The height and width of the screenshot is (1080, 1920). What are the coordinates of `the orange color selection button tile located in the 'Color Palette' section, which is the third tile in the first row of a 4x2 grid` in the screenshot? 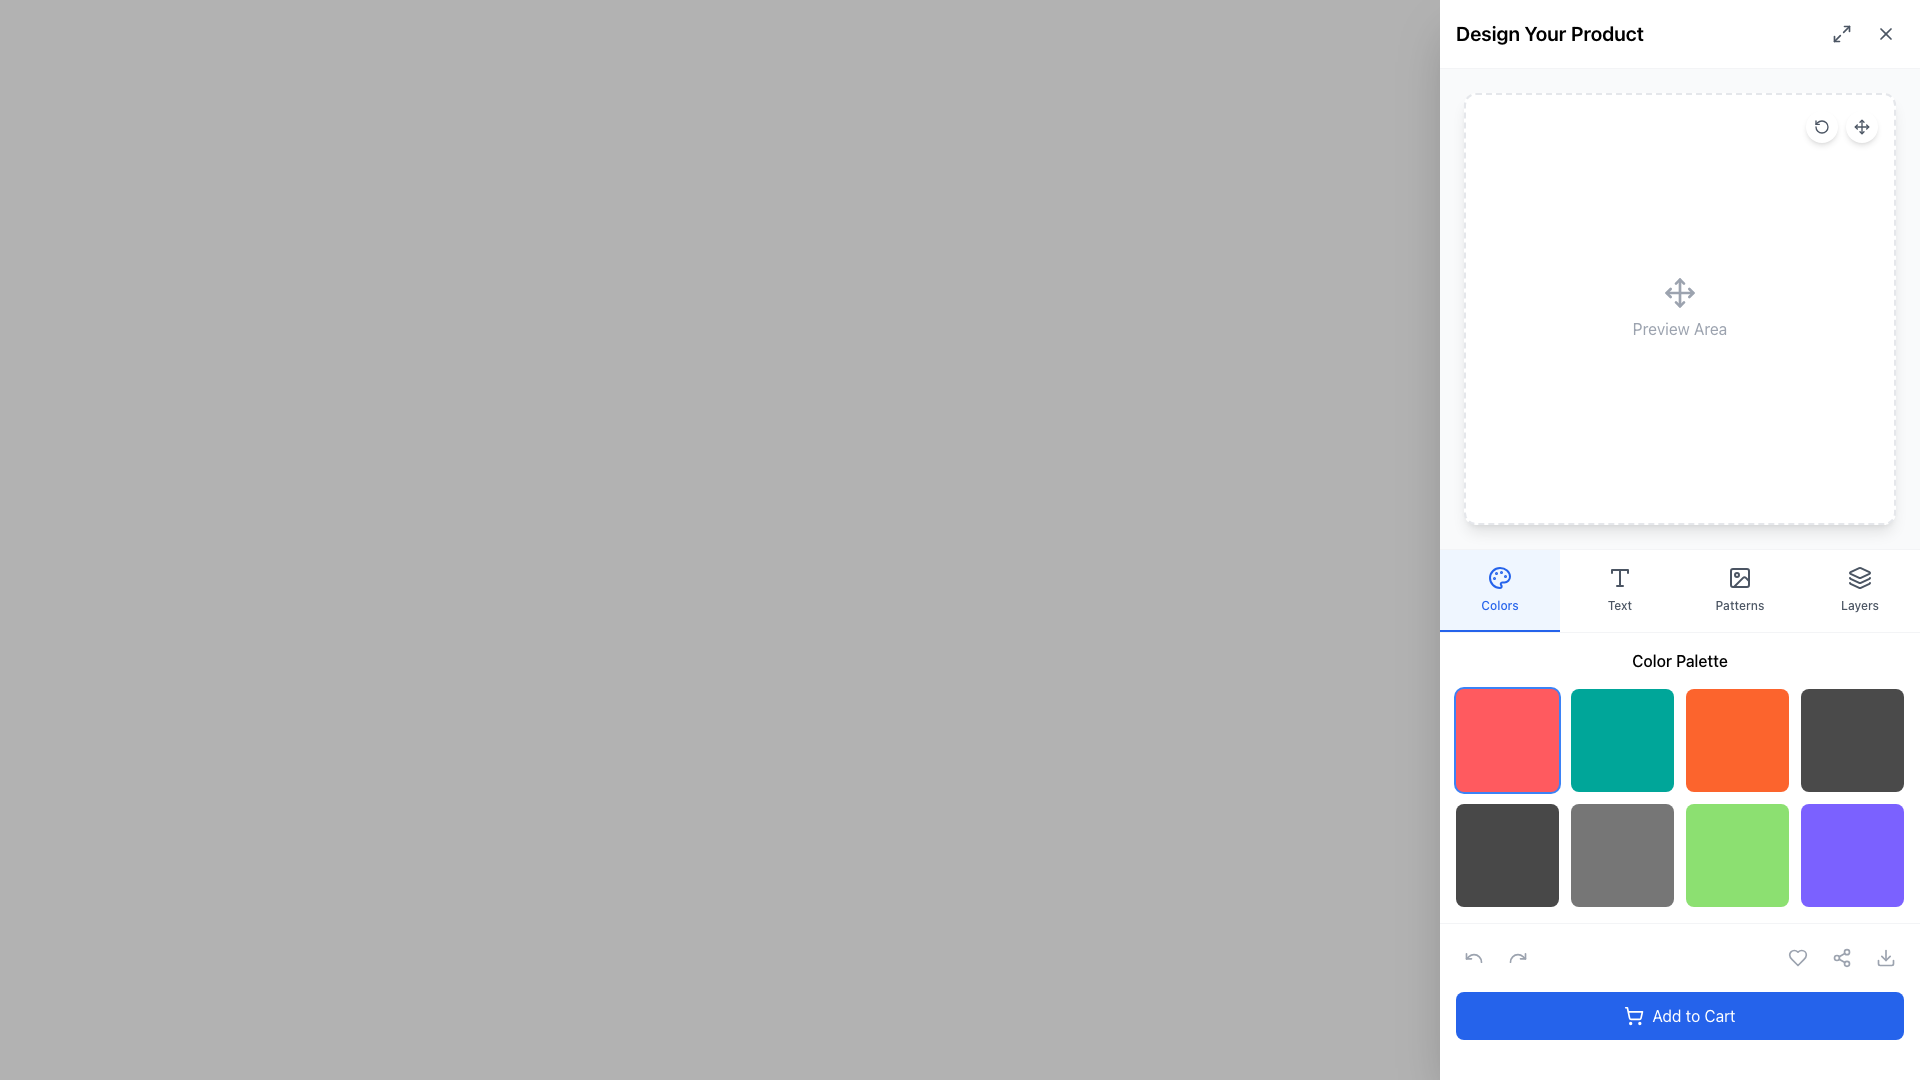 It's located at (1736, 740).